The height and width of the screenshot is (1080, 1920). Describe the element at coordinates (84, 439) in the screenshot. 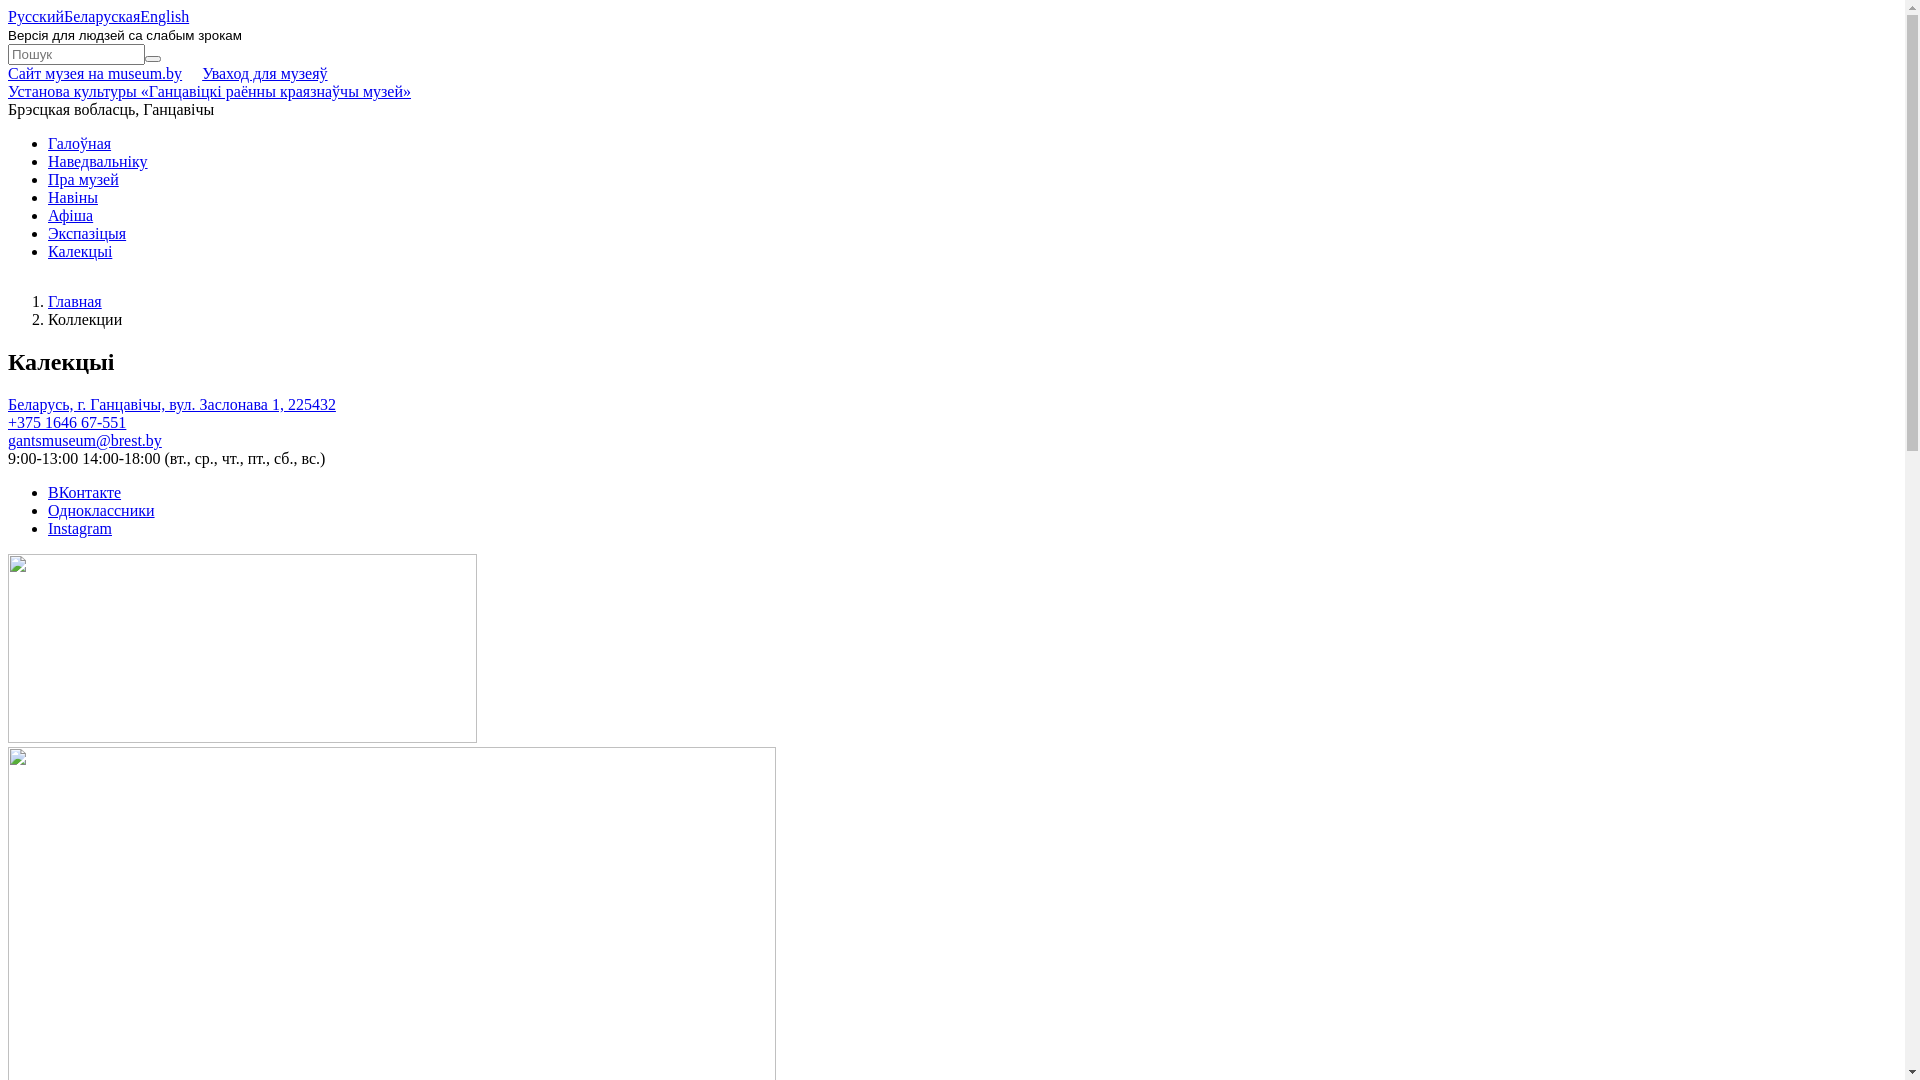

I see `'gantsmuseum@brest.by'` at that location.